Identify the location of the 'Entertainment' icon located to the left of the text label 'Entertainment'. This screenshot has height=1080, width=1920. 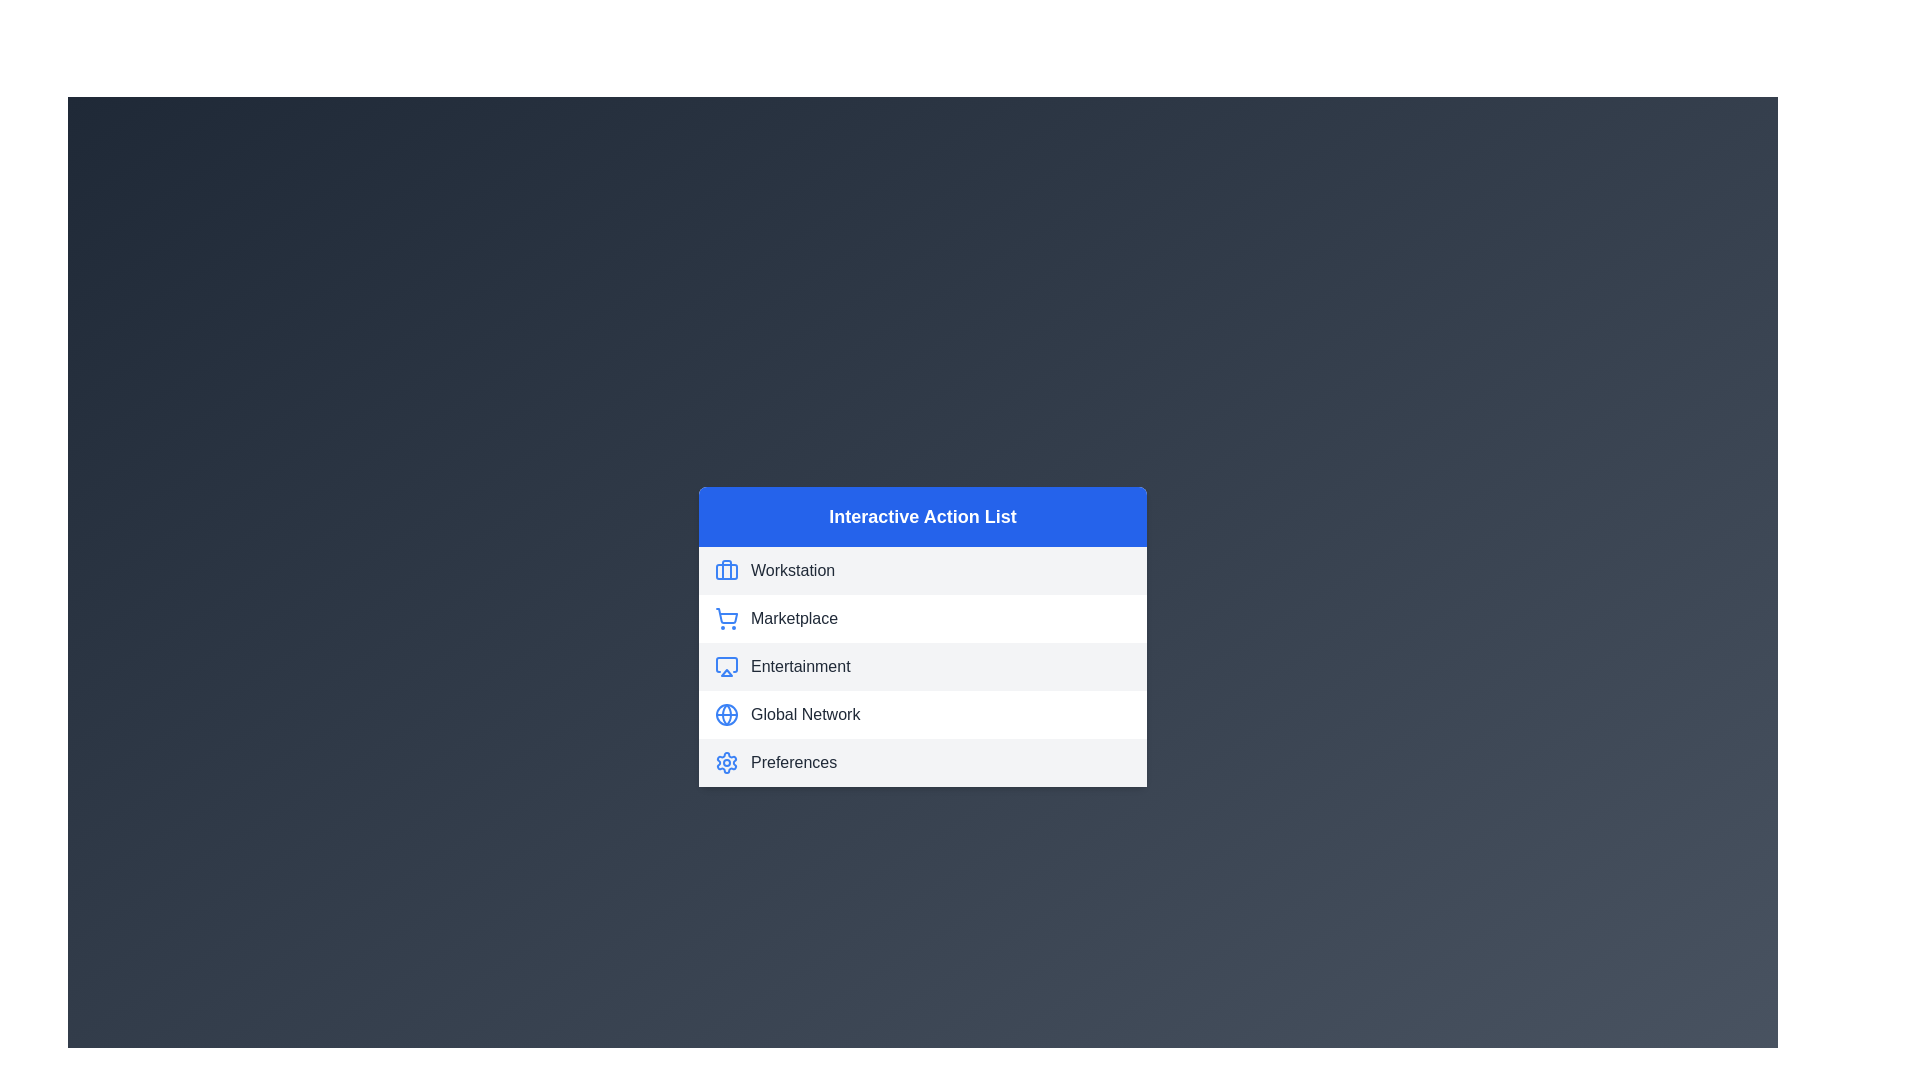
(725, 667).